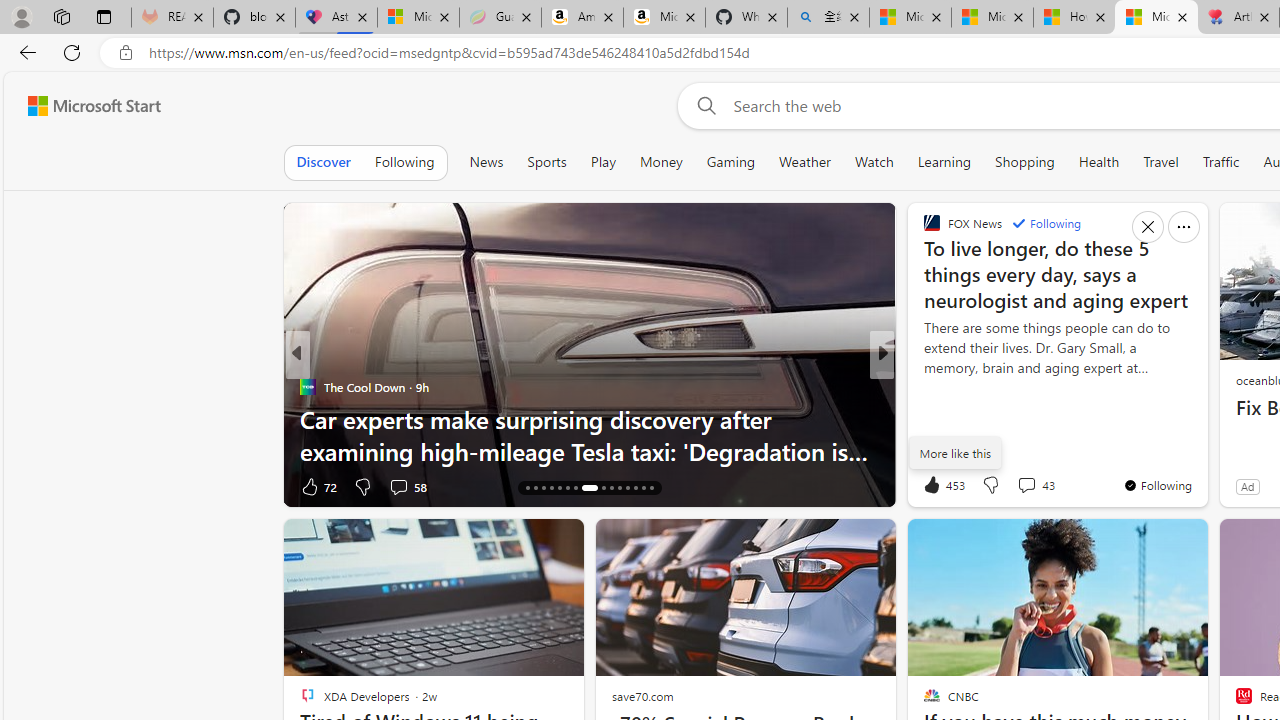 The width and height of the screenshot is (1280, 720). I want to click on 'View comments 7 Comment', so click(1026, 486).